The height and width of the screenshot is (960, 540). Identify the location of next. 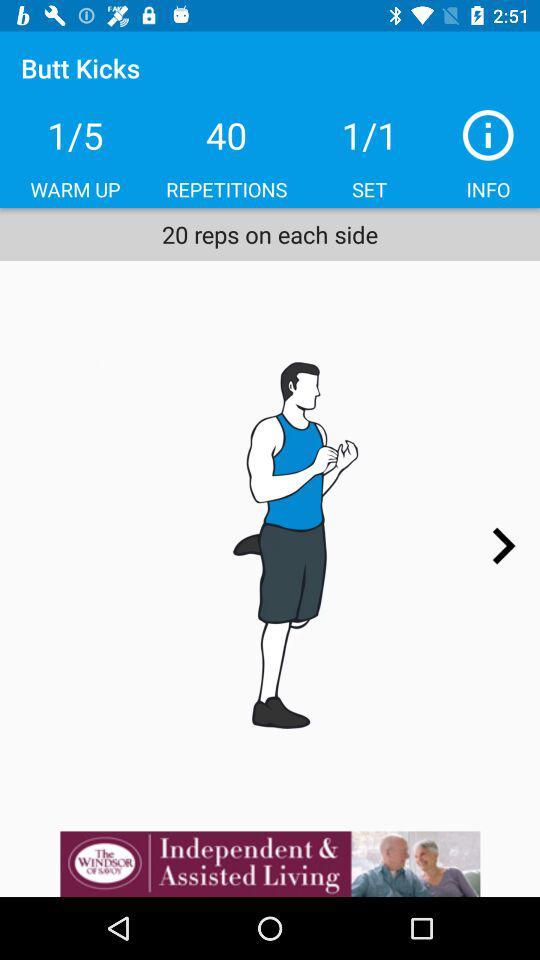
(502, 546).